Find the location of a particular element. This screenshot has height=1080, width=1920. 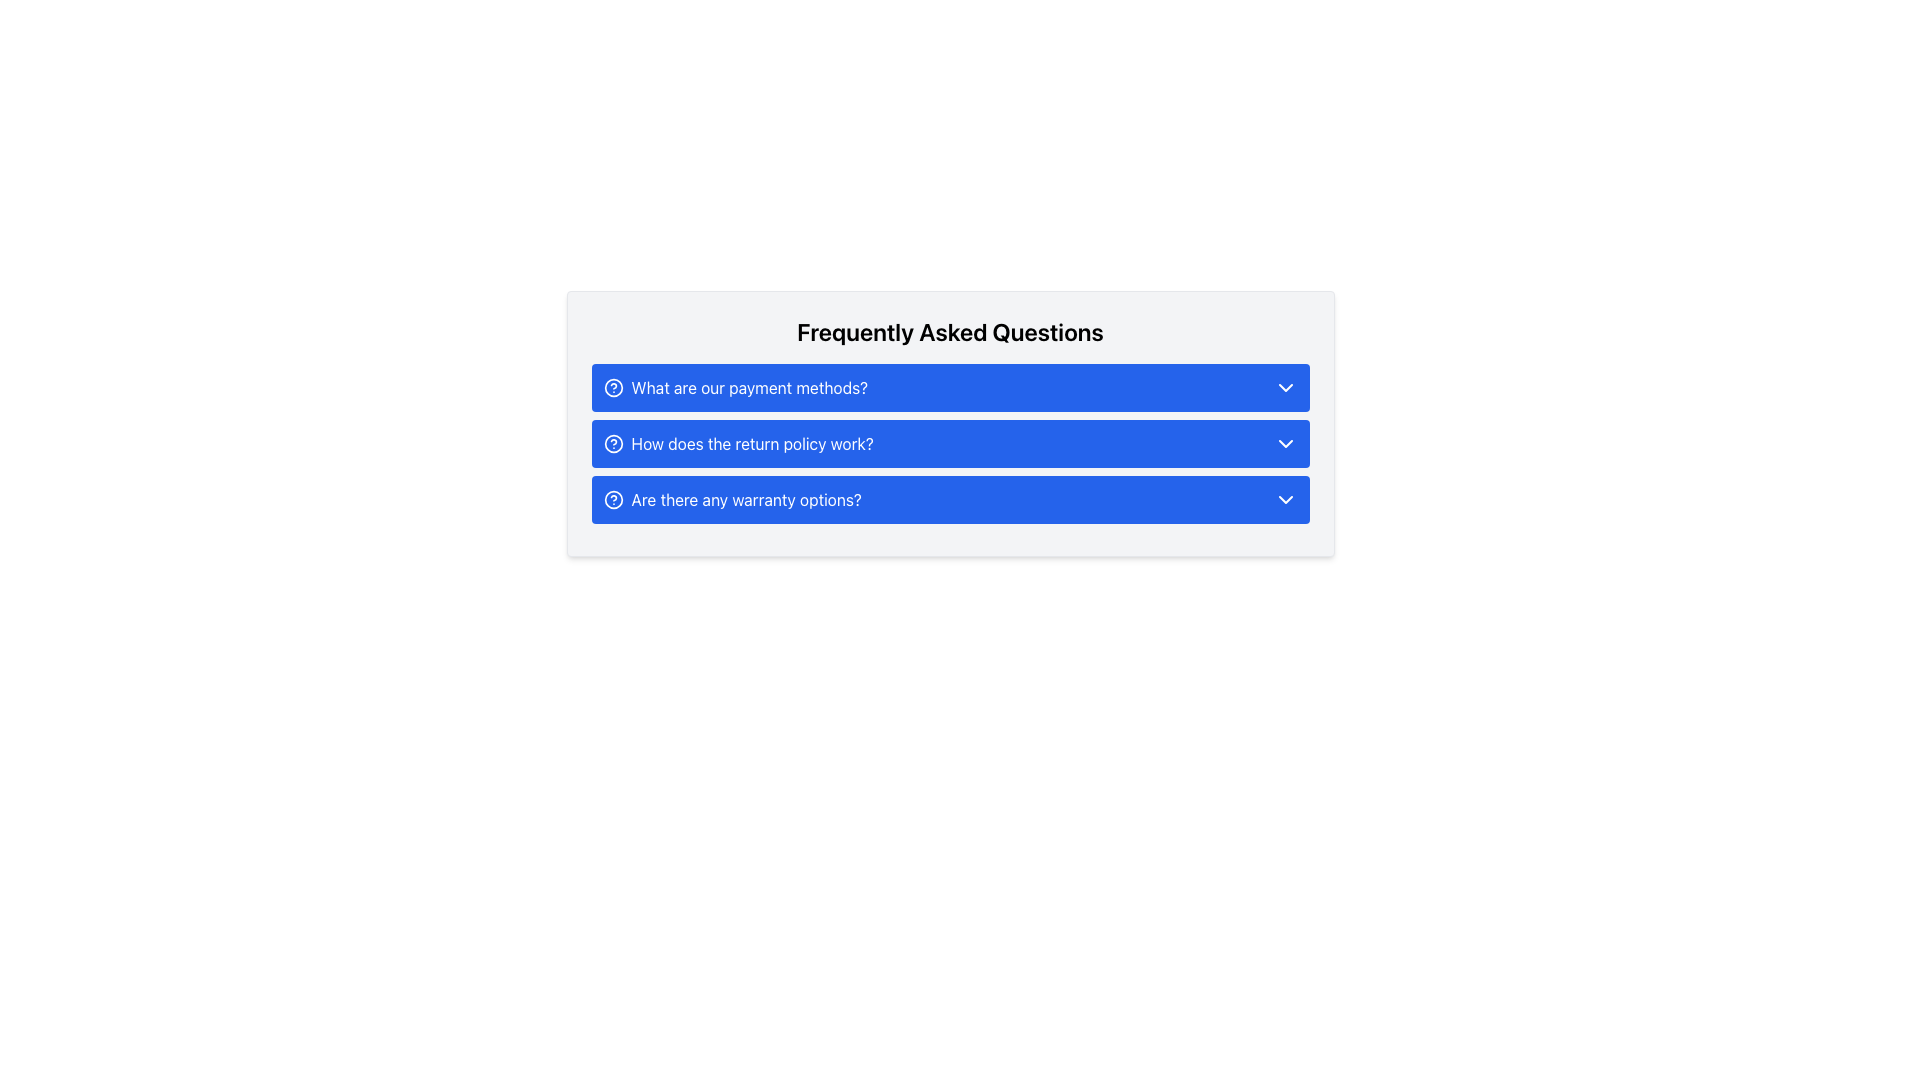

the downward-pointing chevron icon with a blue background and white strokes, located to the far right of the FAQ option titled 'How does the return policy work?' is located at coordinates (1285, 442).